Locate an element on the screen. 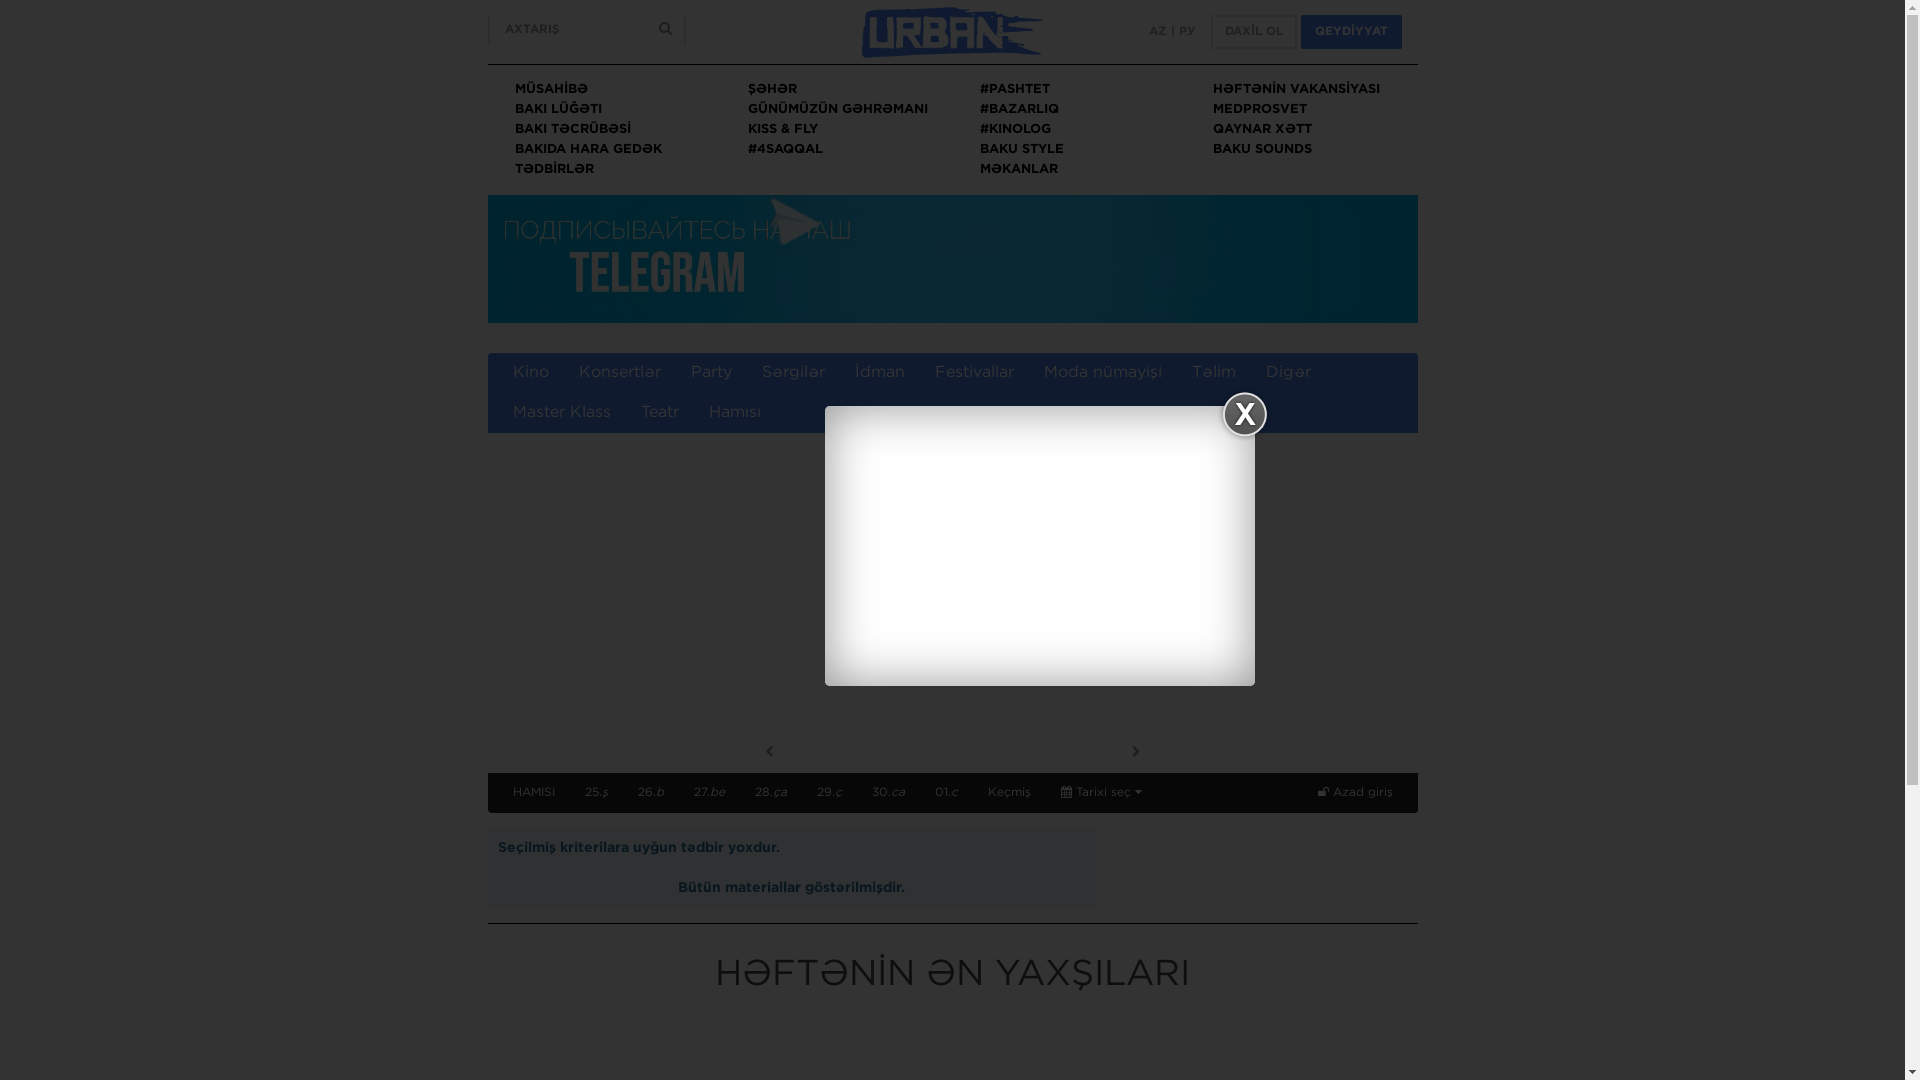 The image size is (1920, 1080). 'AZ' is located at coordinates (1157, 31).